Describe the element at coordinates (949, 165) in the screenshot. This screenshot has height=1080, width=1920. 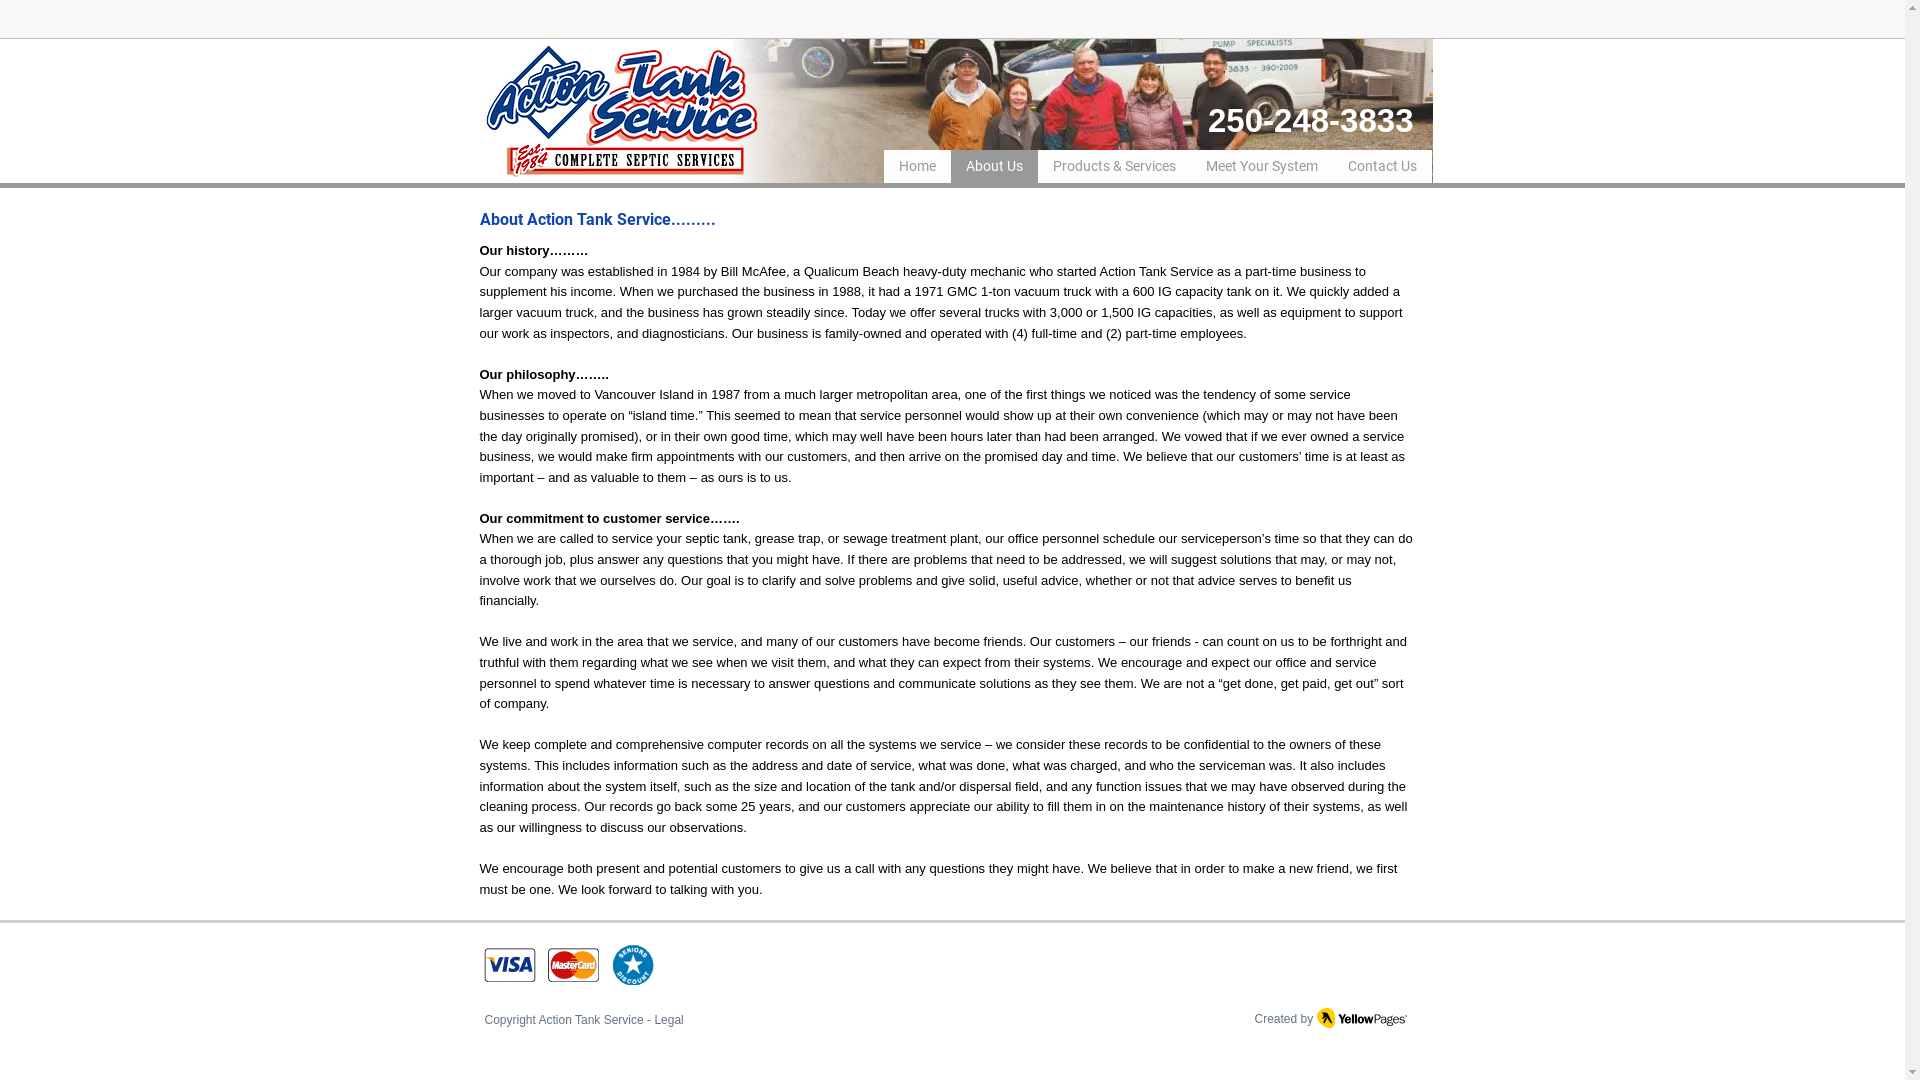
I see `'About Us'` at that location.